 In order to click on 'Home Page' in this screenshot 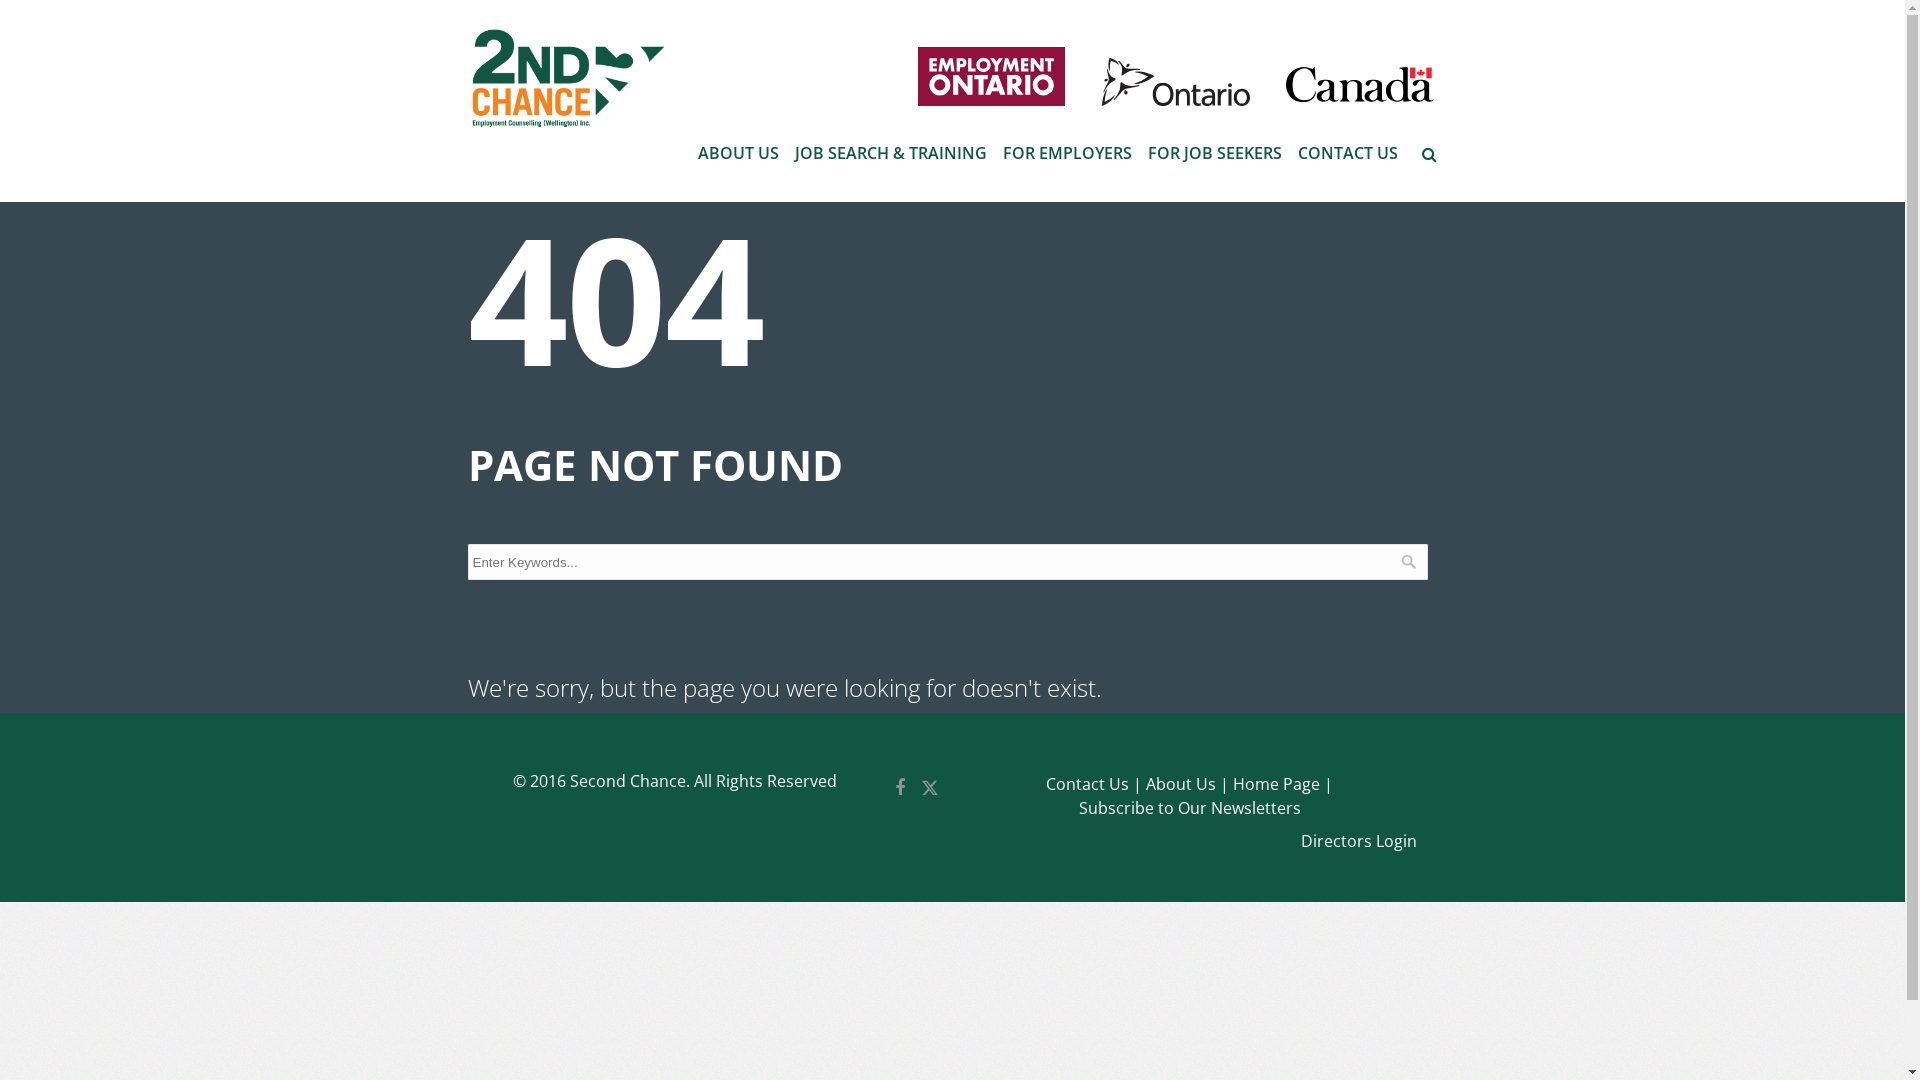, I will do `click(1282, 783)`.